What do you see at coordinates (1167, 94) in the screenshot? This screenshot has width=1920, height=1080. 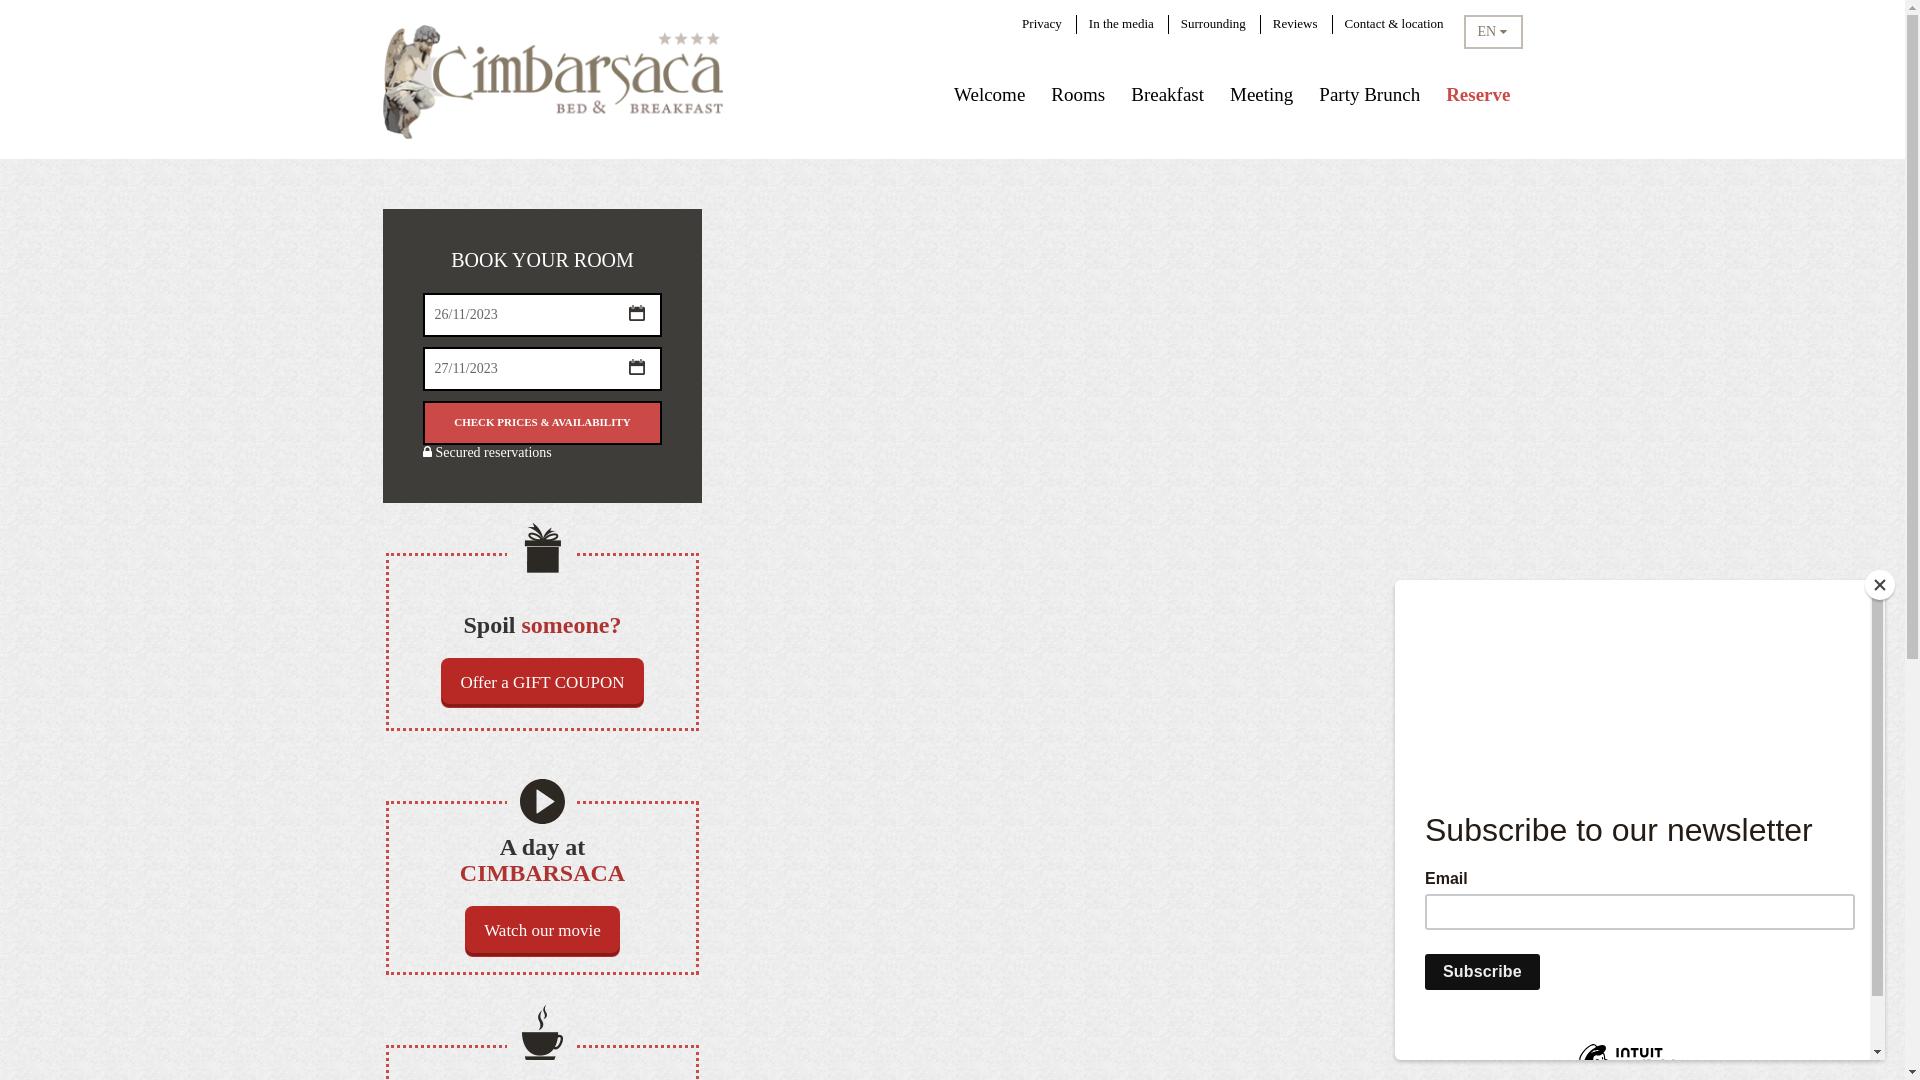 I see `'Breakfast'` at bounding box center [1167, 94].